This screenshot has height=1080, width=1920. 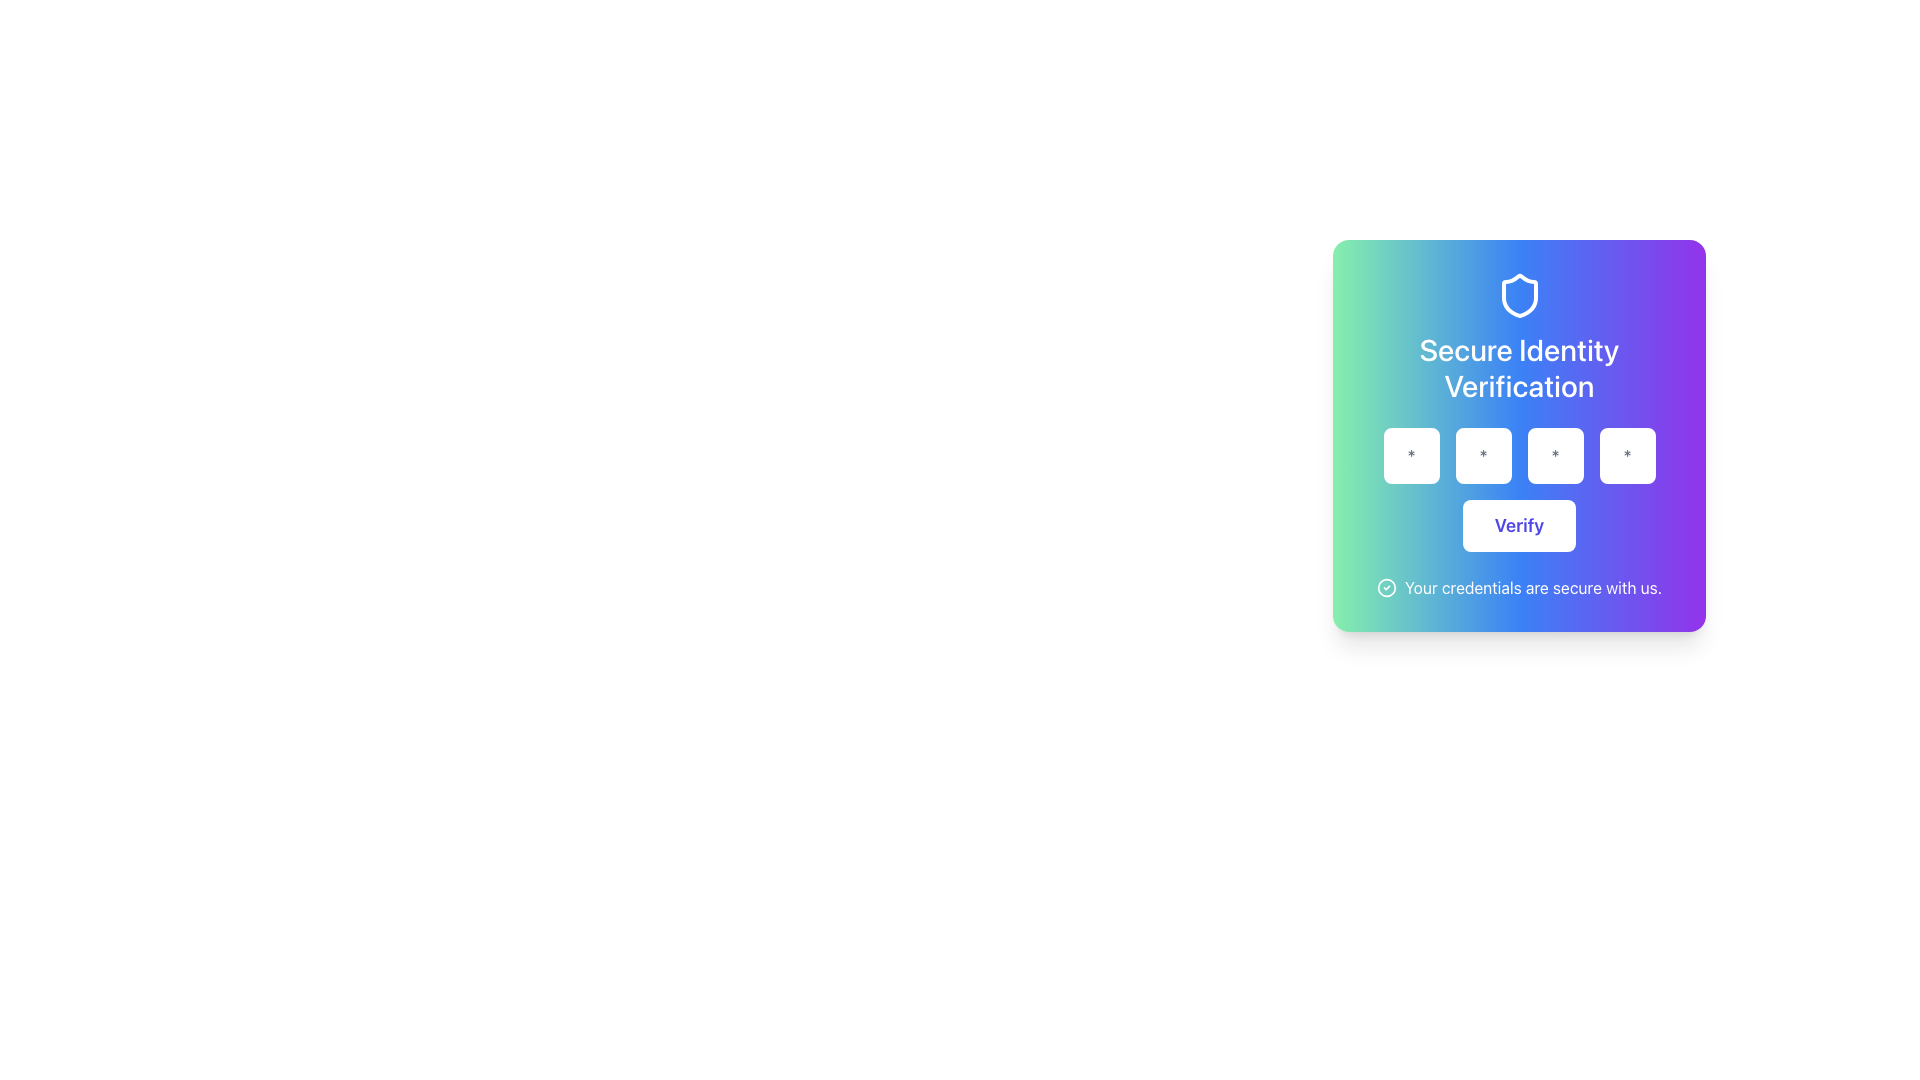 What do you see at coordinates (1519, 296) in the screenshot?
I see `the Decorative icon which represents security and protection, located at the top-center of the modal above the text 'Secure Identity Verification'` at bounding box center [1519, 296].